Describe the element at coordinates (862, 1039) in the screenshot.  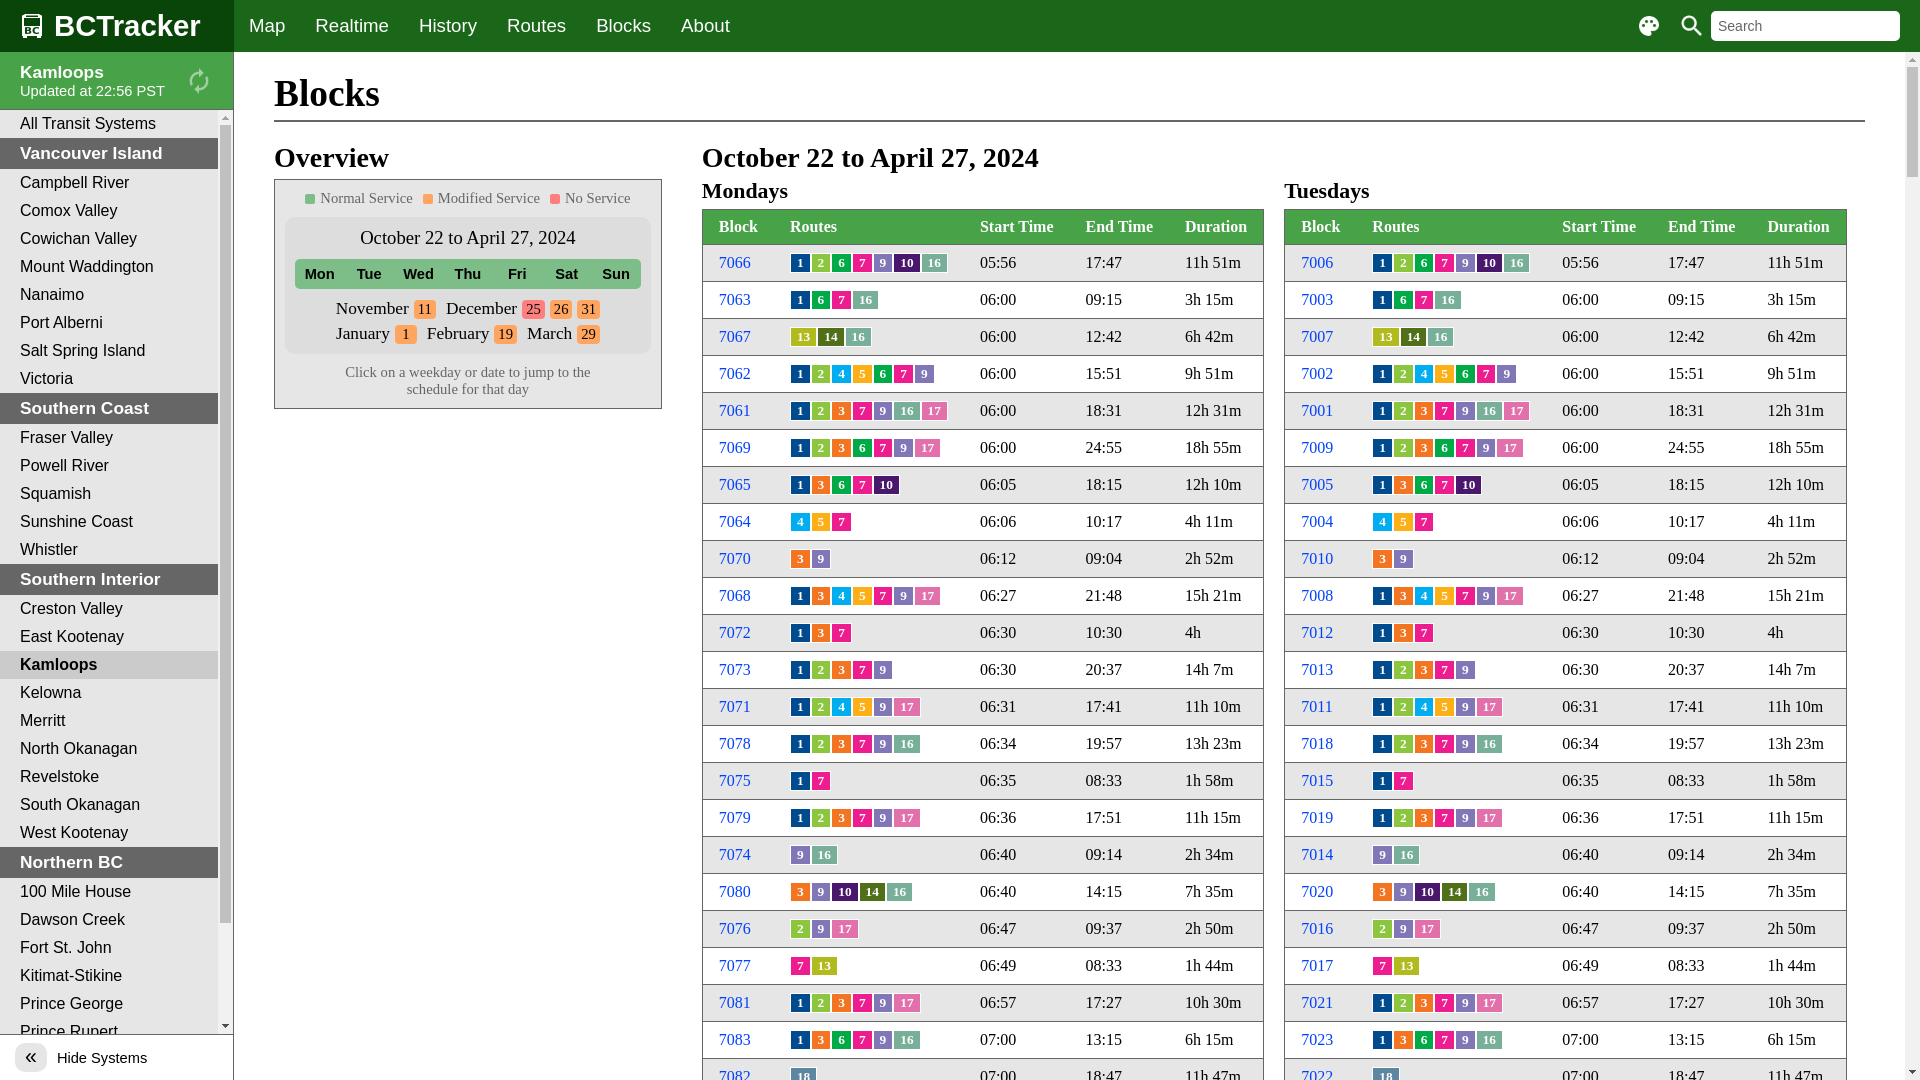
I see `'7'` at that location.